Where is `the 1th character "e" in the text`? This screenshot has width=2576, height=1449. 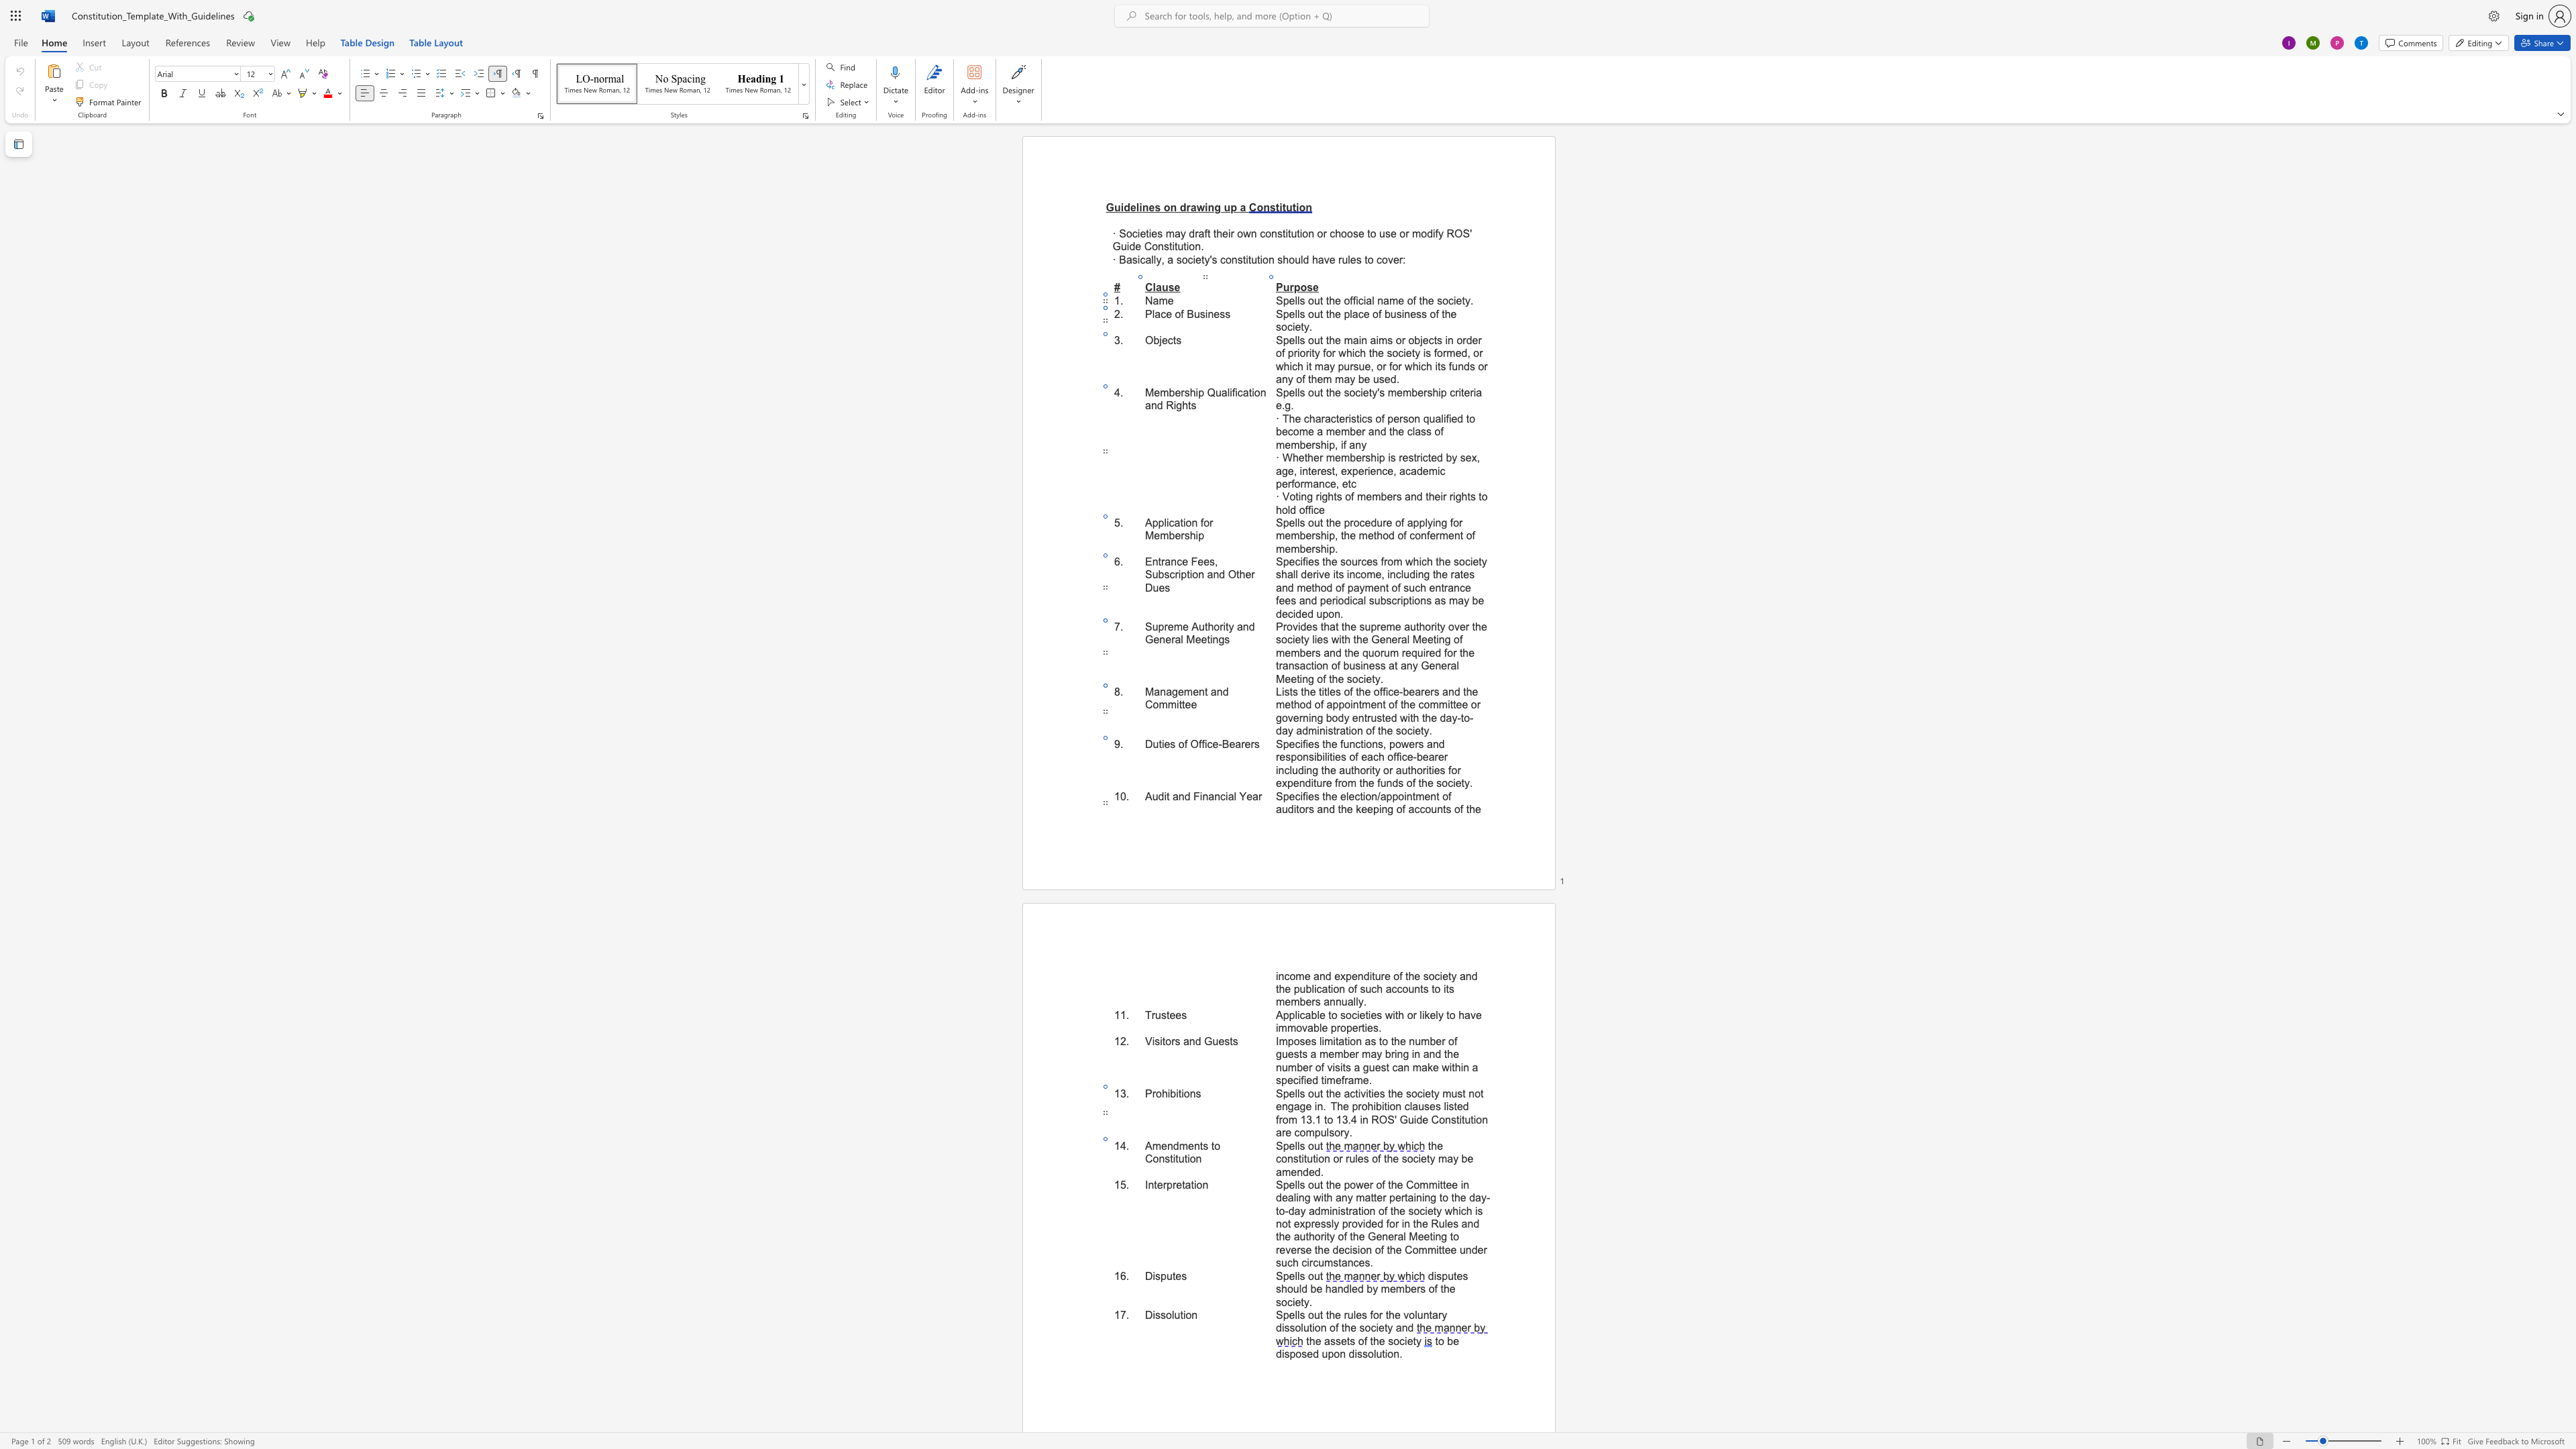
the 1th character "e" in the text is located at coordinates (1163, 1145).